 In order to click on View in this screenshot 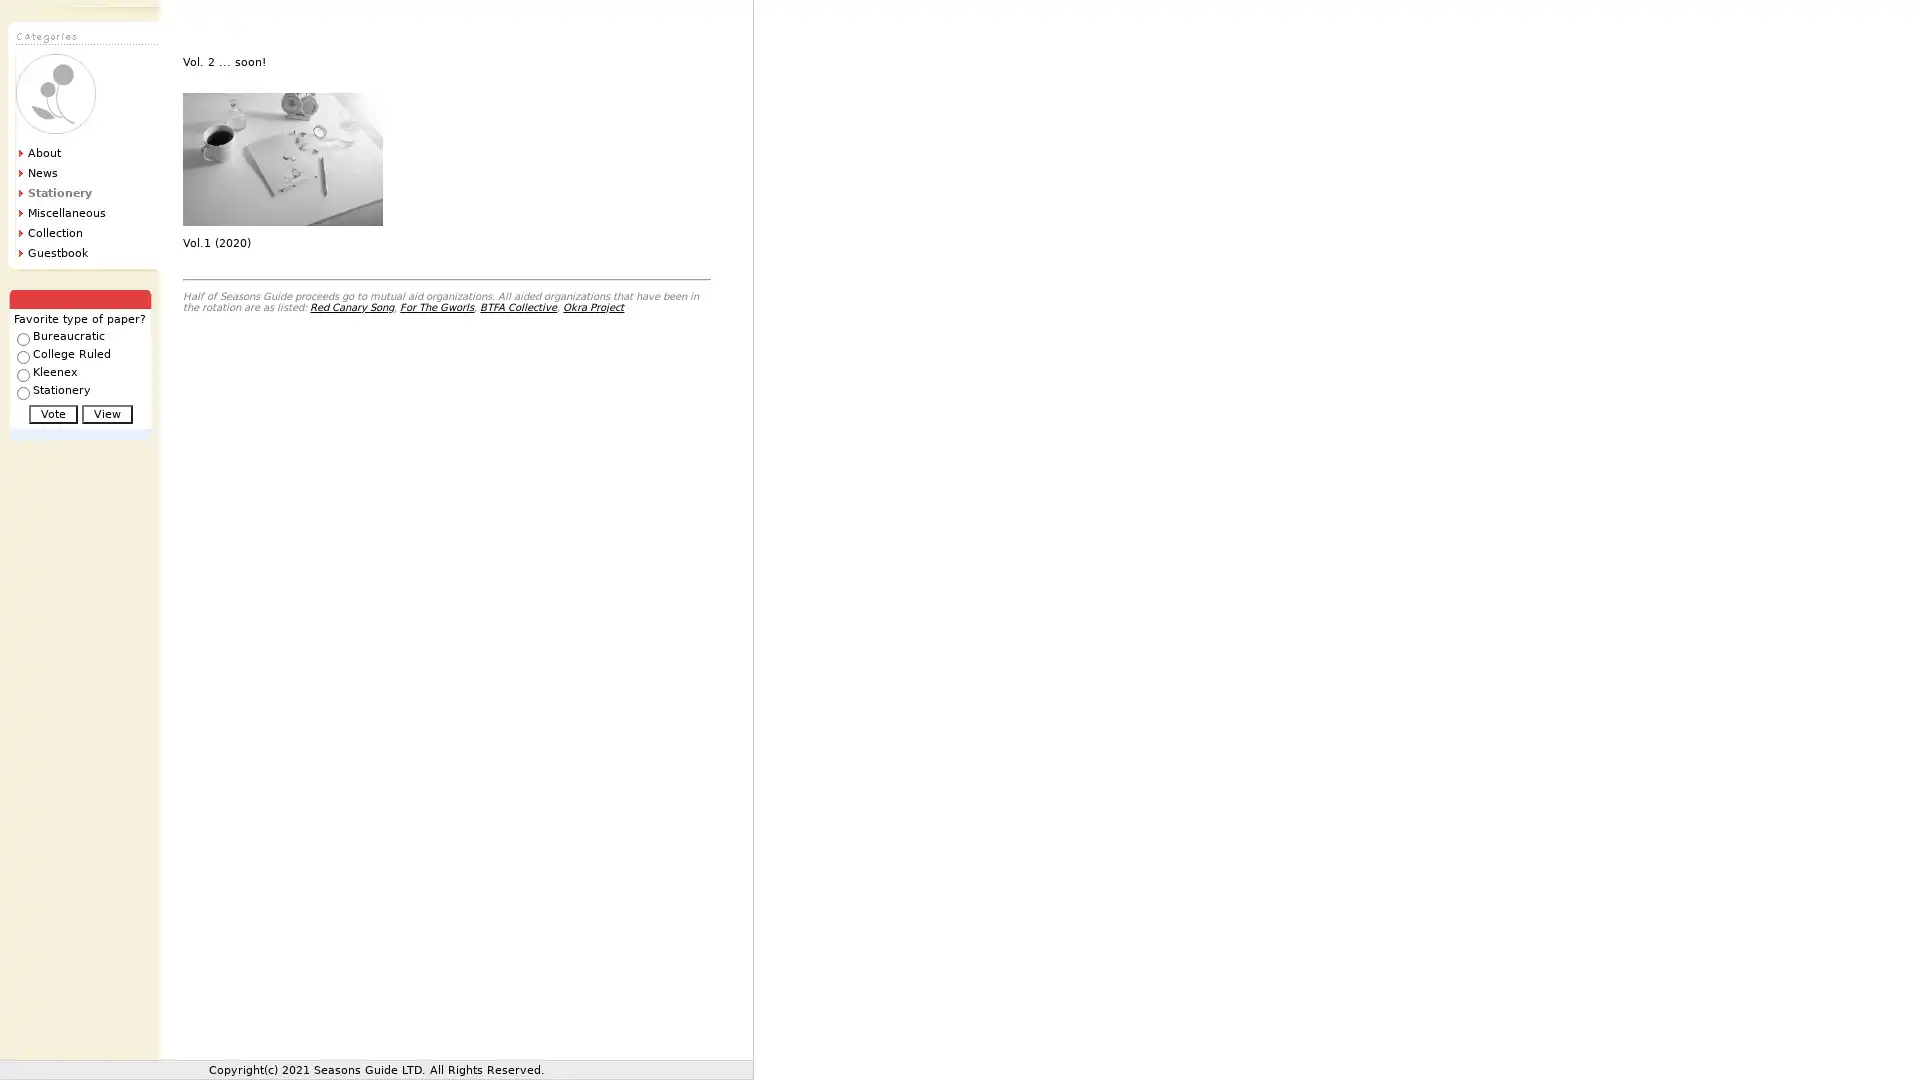, I will do `click(105, 413)`.